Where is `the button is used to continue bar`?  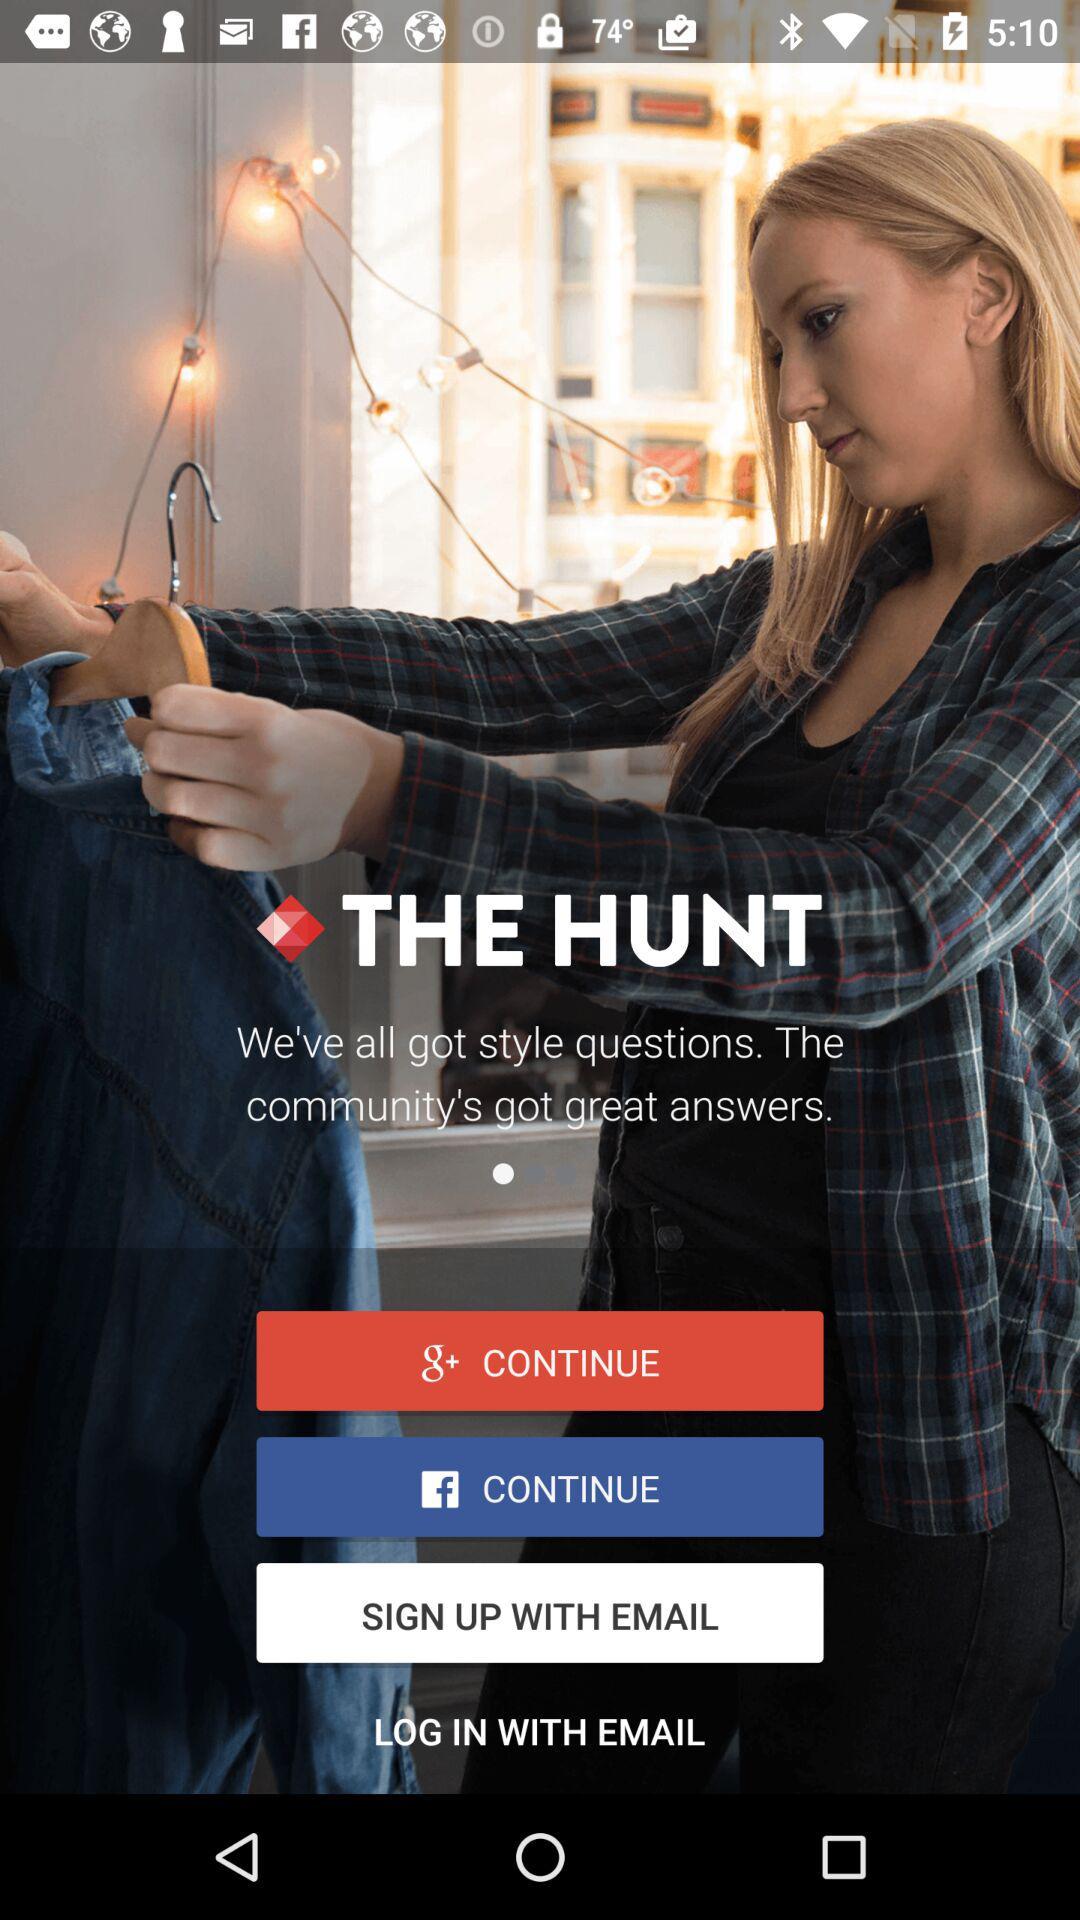 the button is used to continue bar is located at coordinates (540, 1489).